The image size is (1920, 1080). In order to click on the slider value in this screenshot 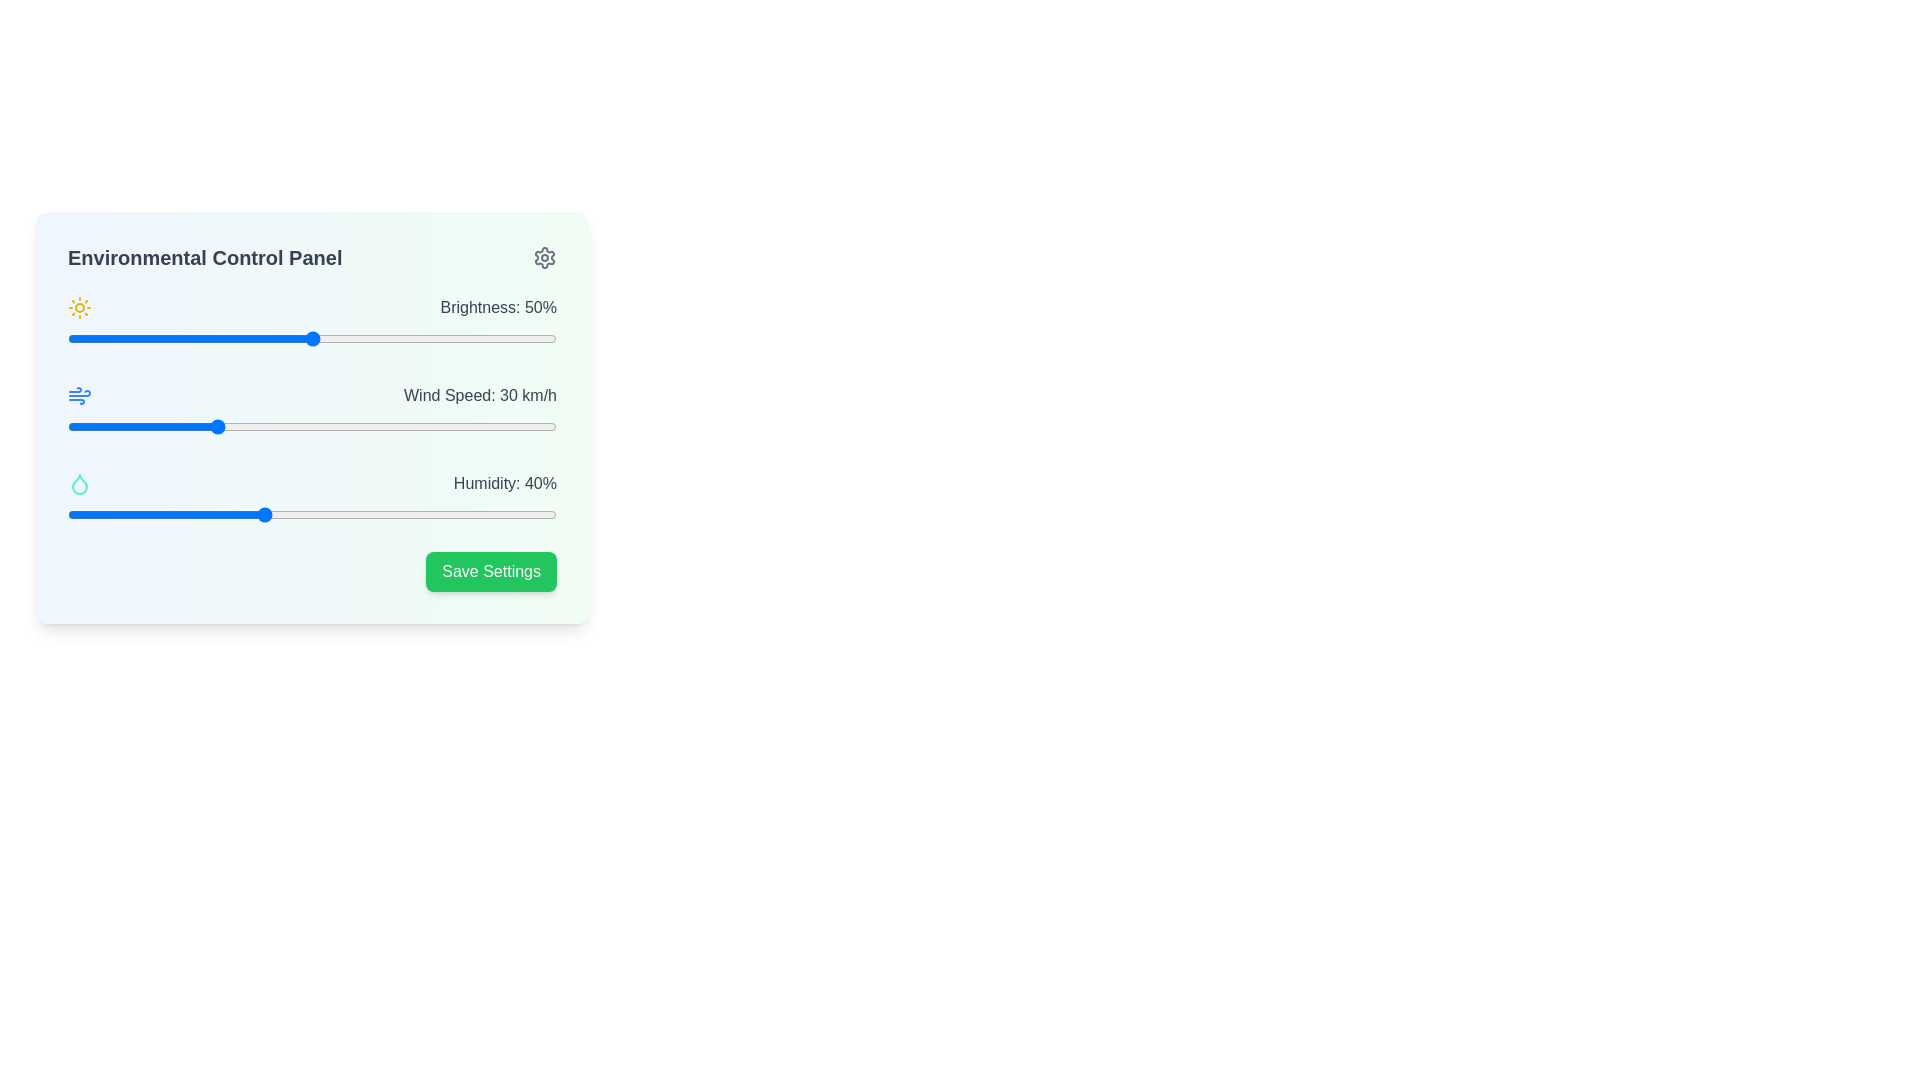, I will do `click(81, 338)`.